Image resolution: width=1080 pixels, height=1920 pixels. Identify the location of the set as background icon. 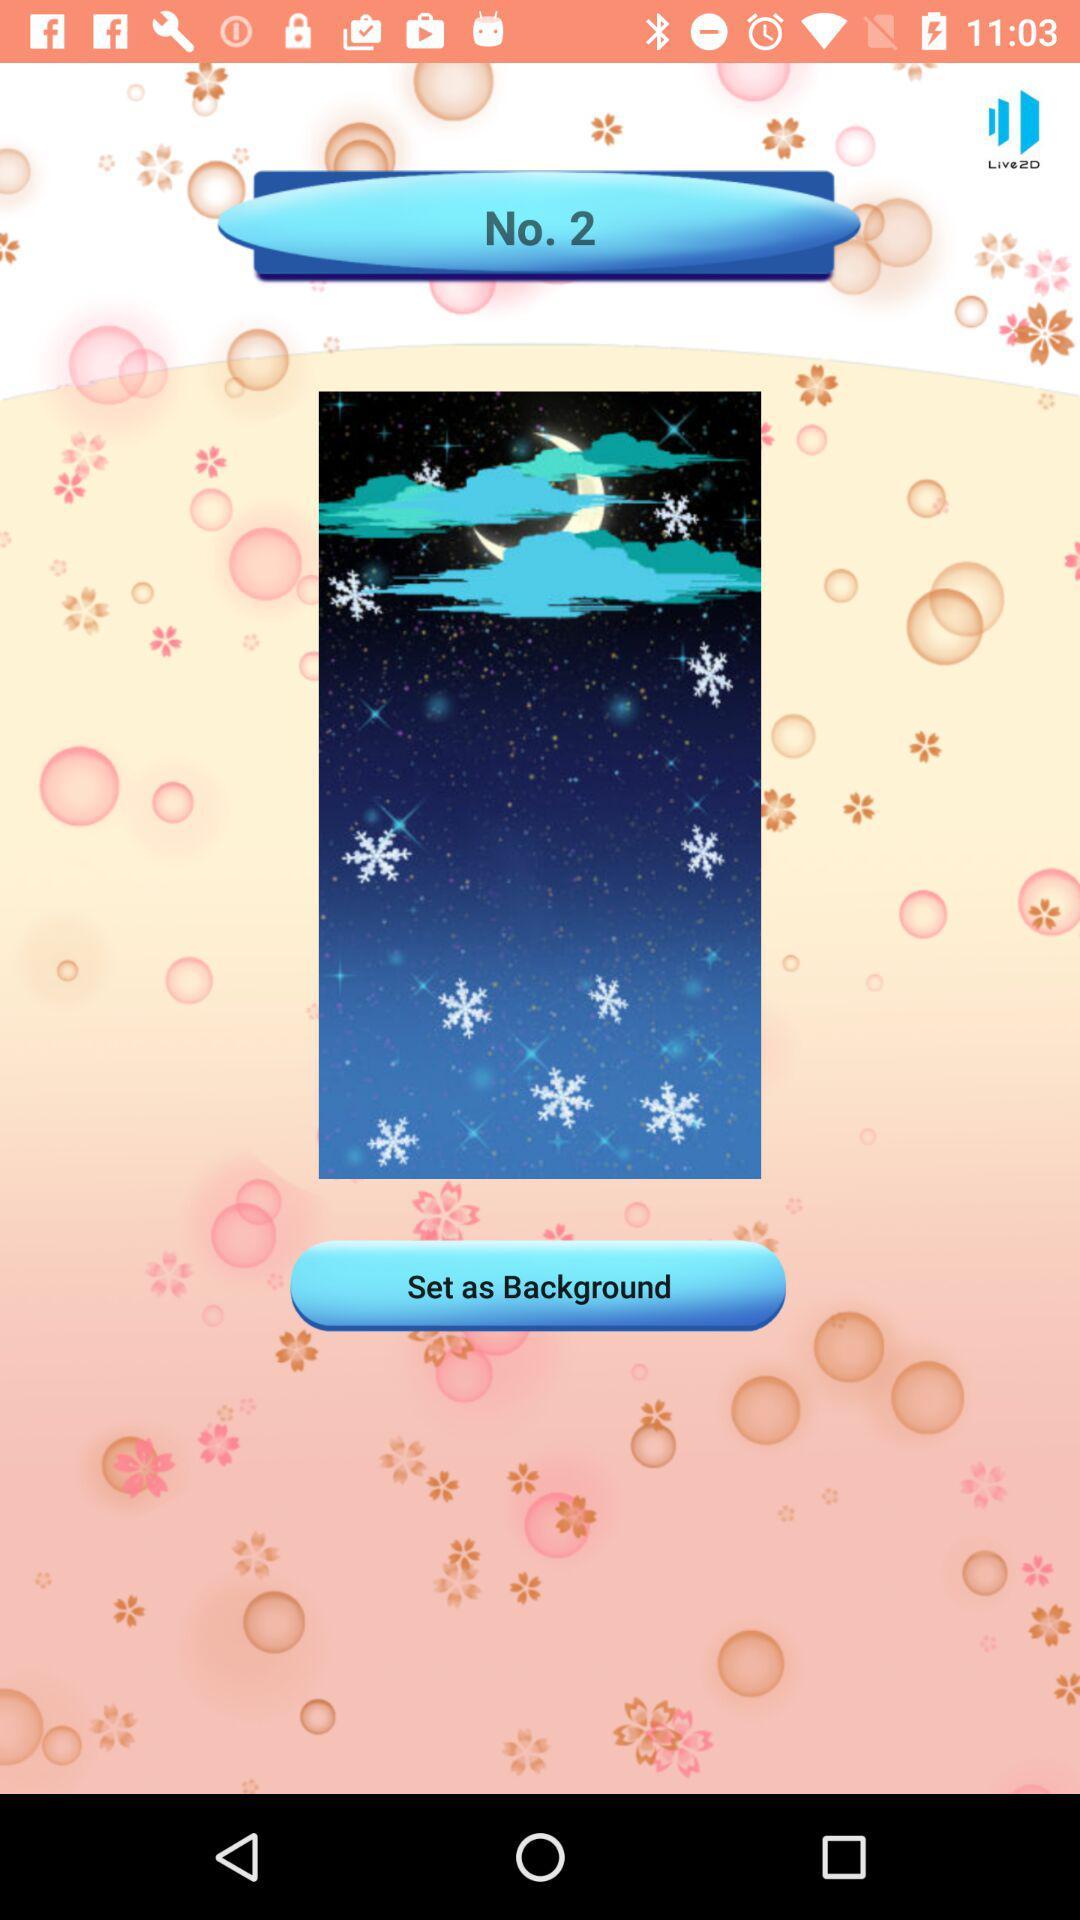
(538, 1285).